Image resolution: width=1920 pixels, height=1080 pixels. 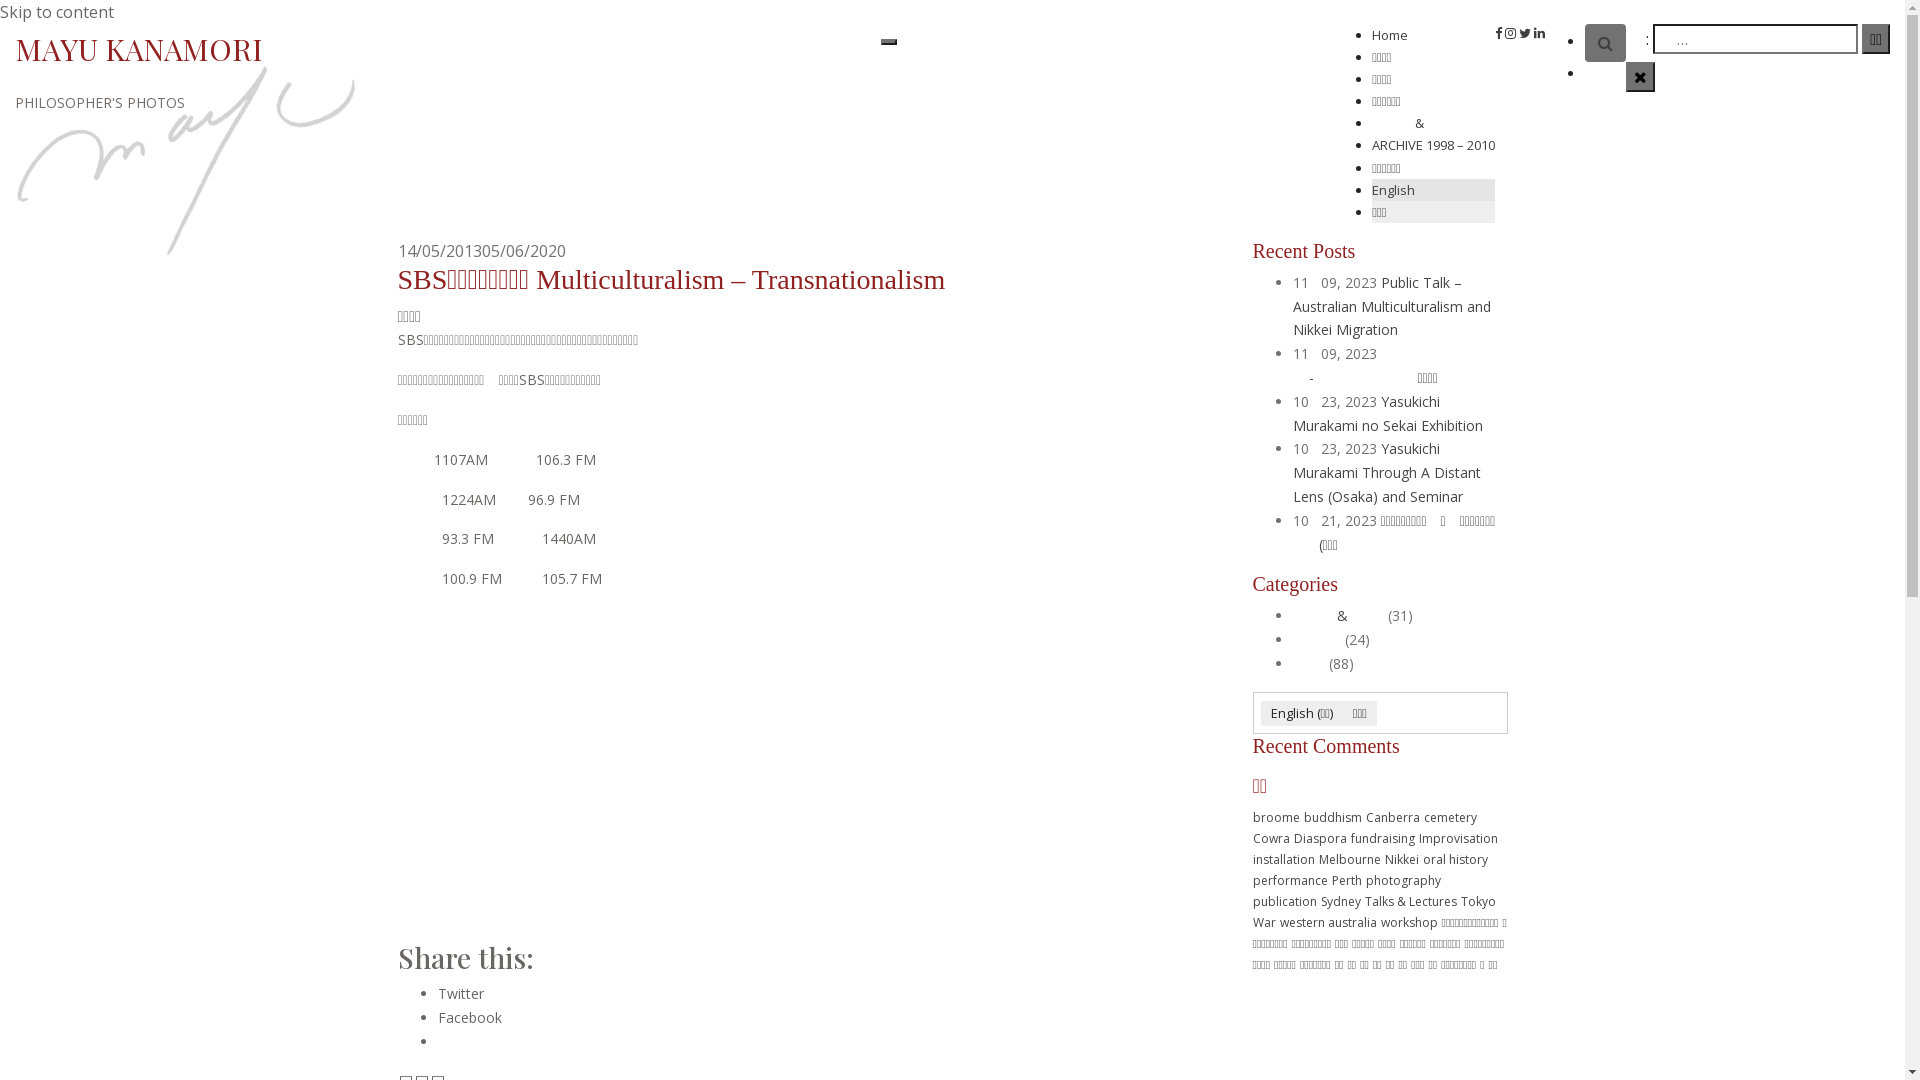 What do you see at coordinates (1320, 838) in the screenshot?
I see `'Diaspora'` at bounding box center [1320, 838].